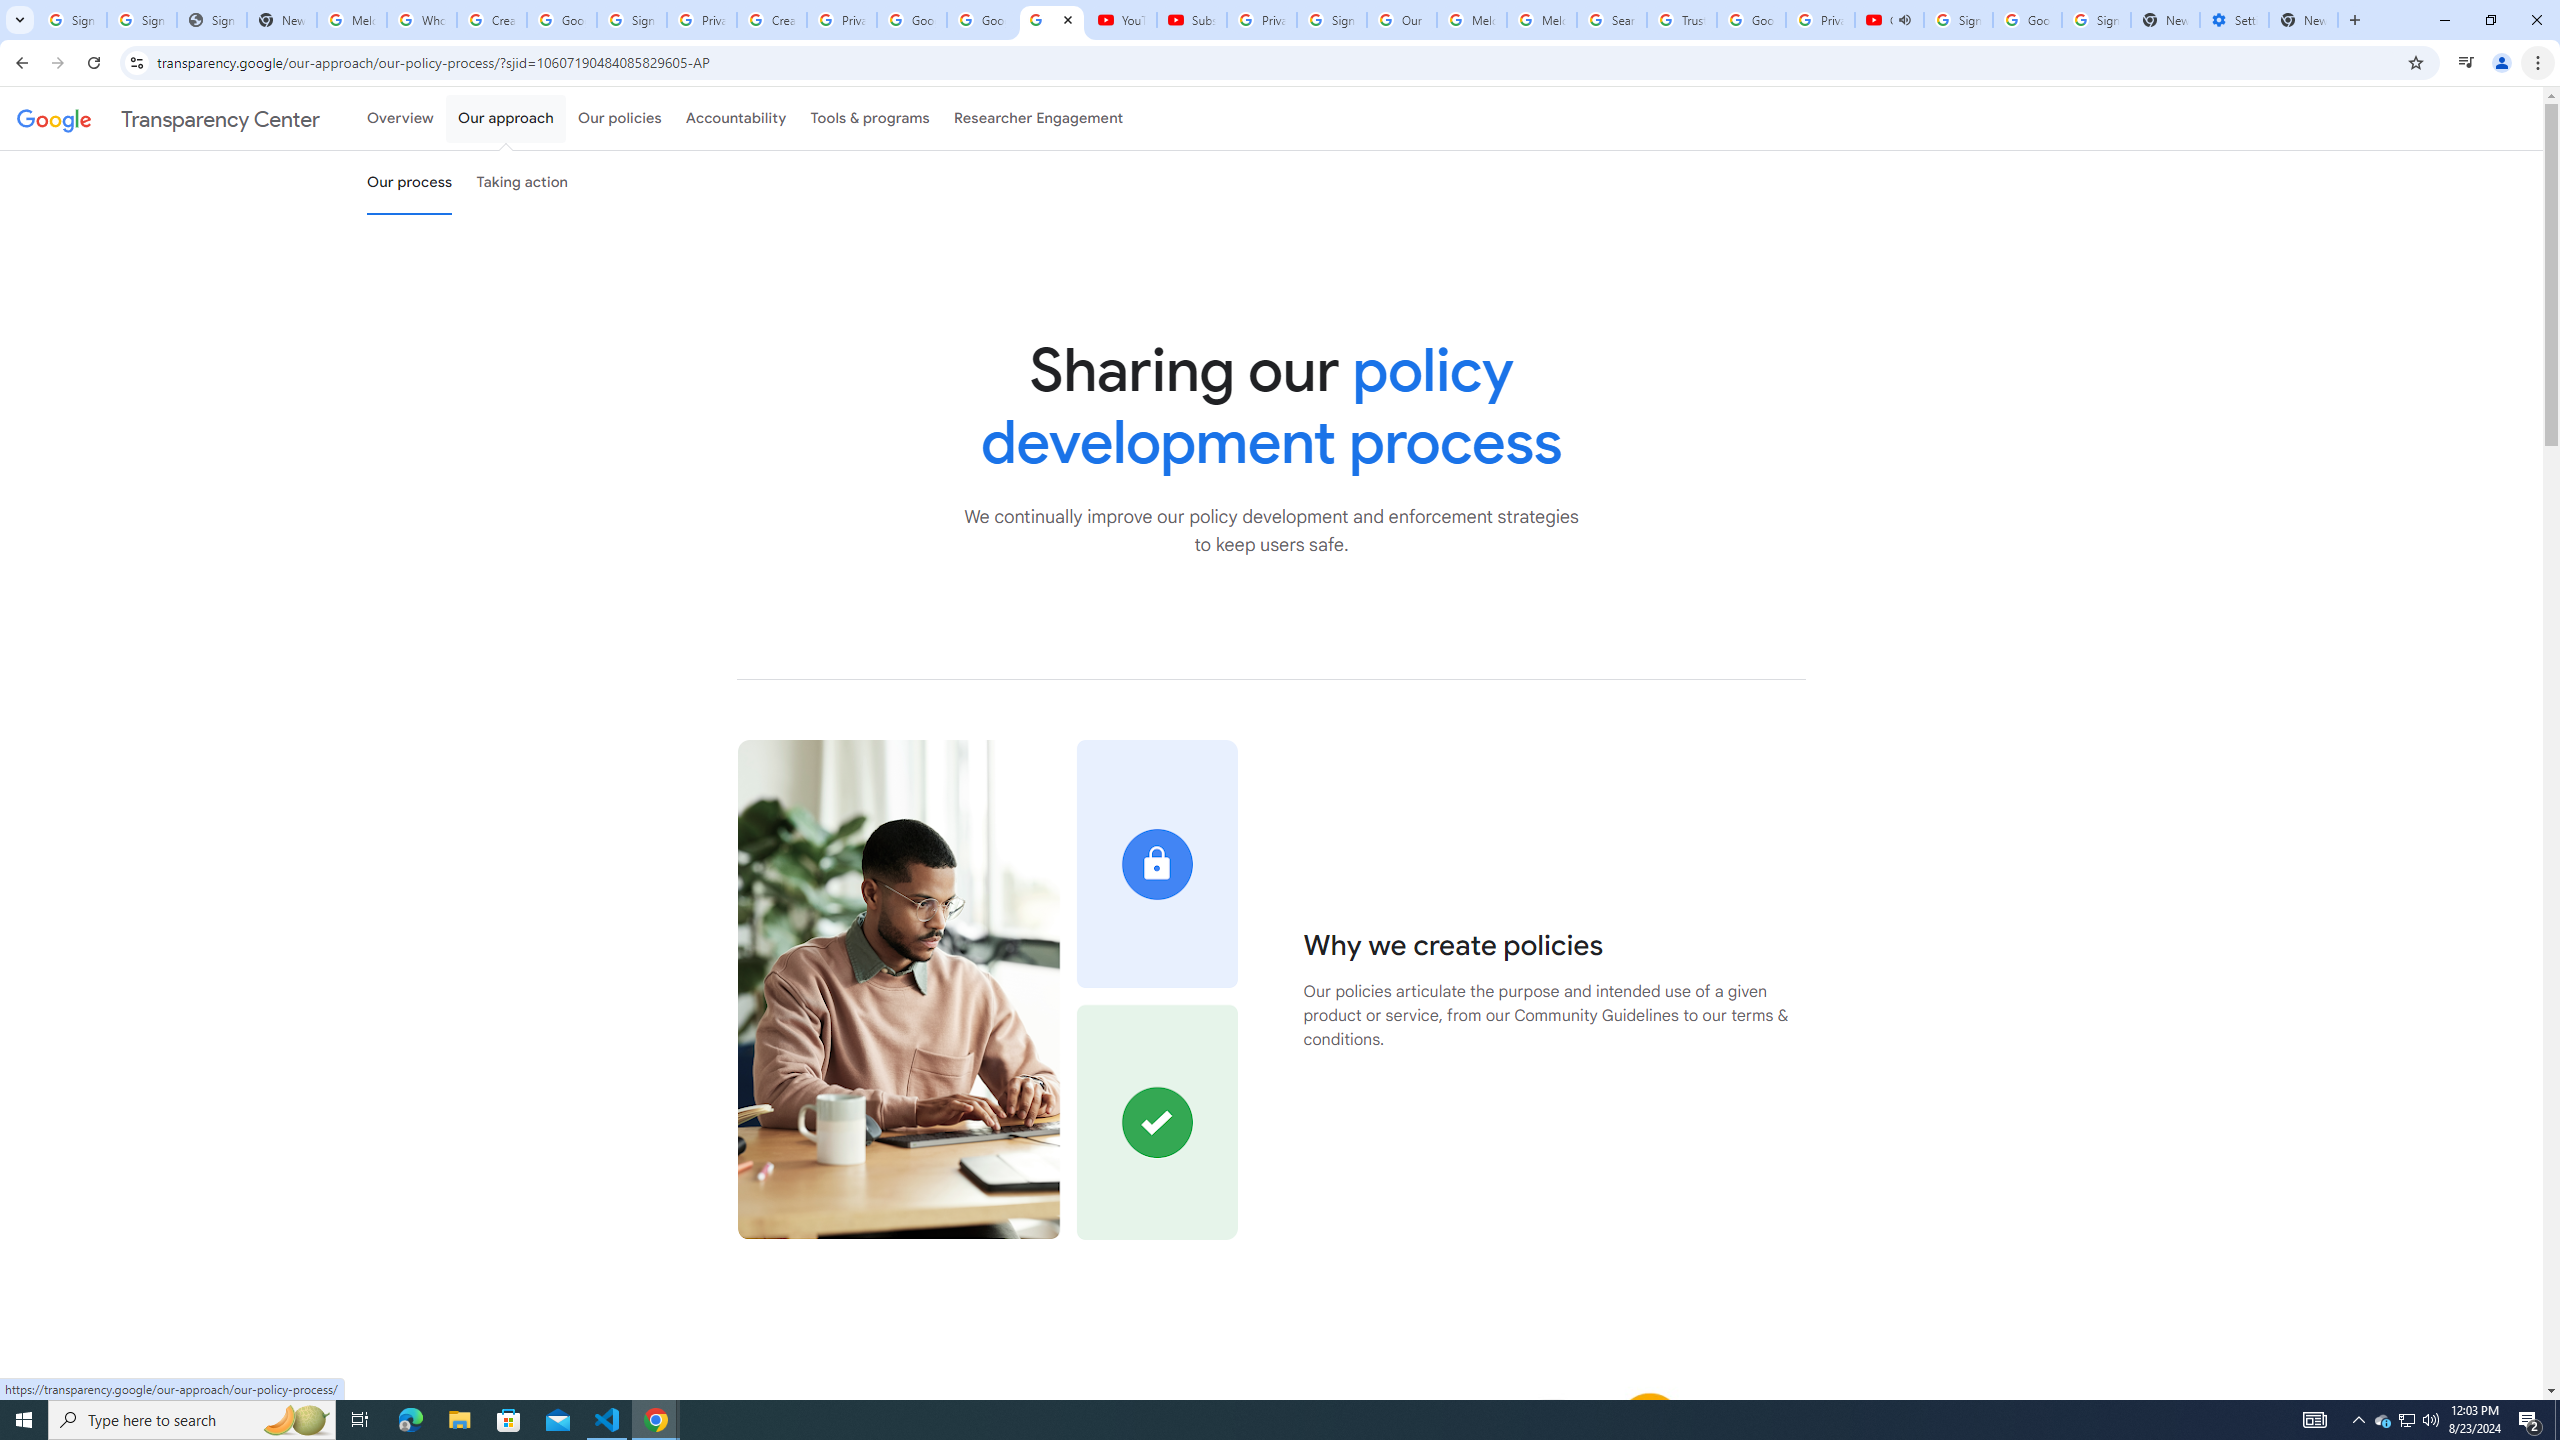  Describe the element at coordinates (1190, 19) in the screenshot. I see `'Subscriptions - YouTube'` at that location.